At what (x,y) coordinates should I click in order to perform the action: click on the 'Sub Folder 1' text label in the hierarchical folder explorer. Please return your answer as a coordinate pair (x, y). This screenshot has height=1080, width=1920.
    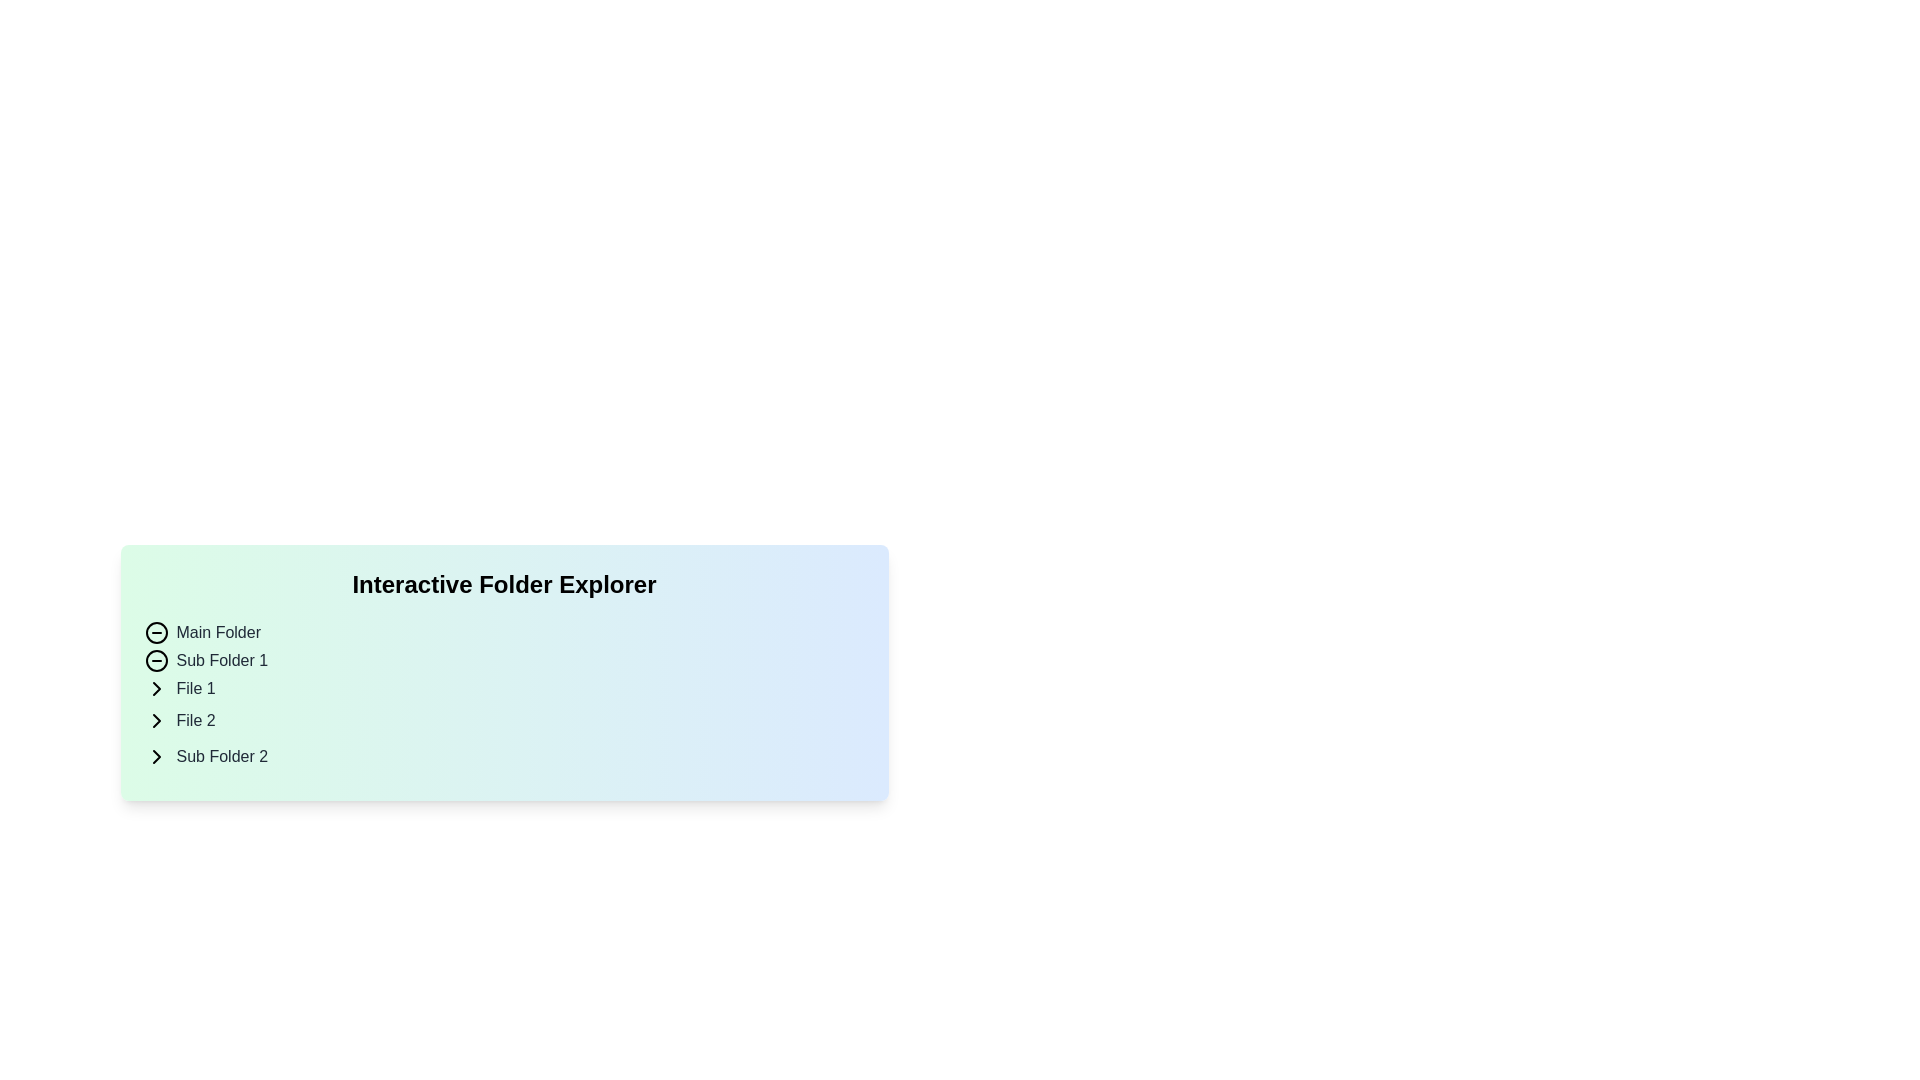
    Looking at the image, I should click on (222, 660).